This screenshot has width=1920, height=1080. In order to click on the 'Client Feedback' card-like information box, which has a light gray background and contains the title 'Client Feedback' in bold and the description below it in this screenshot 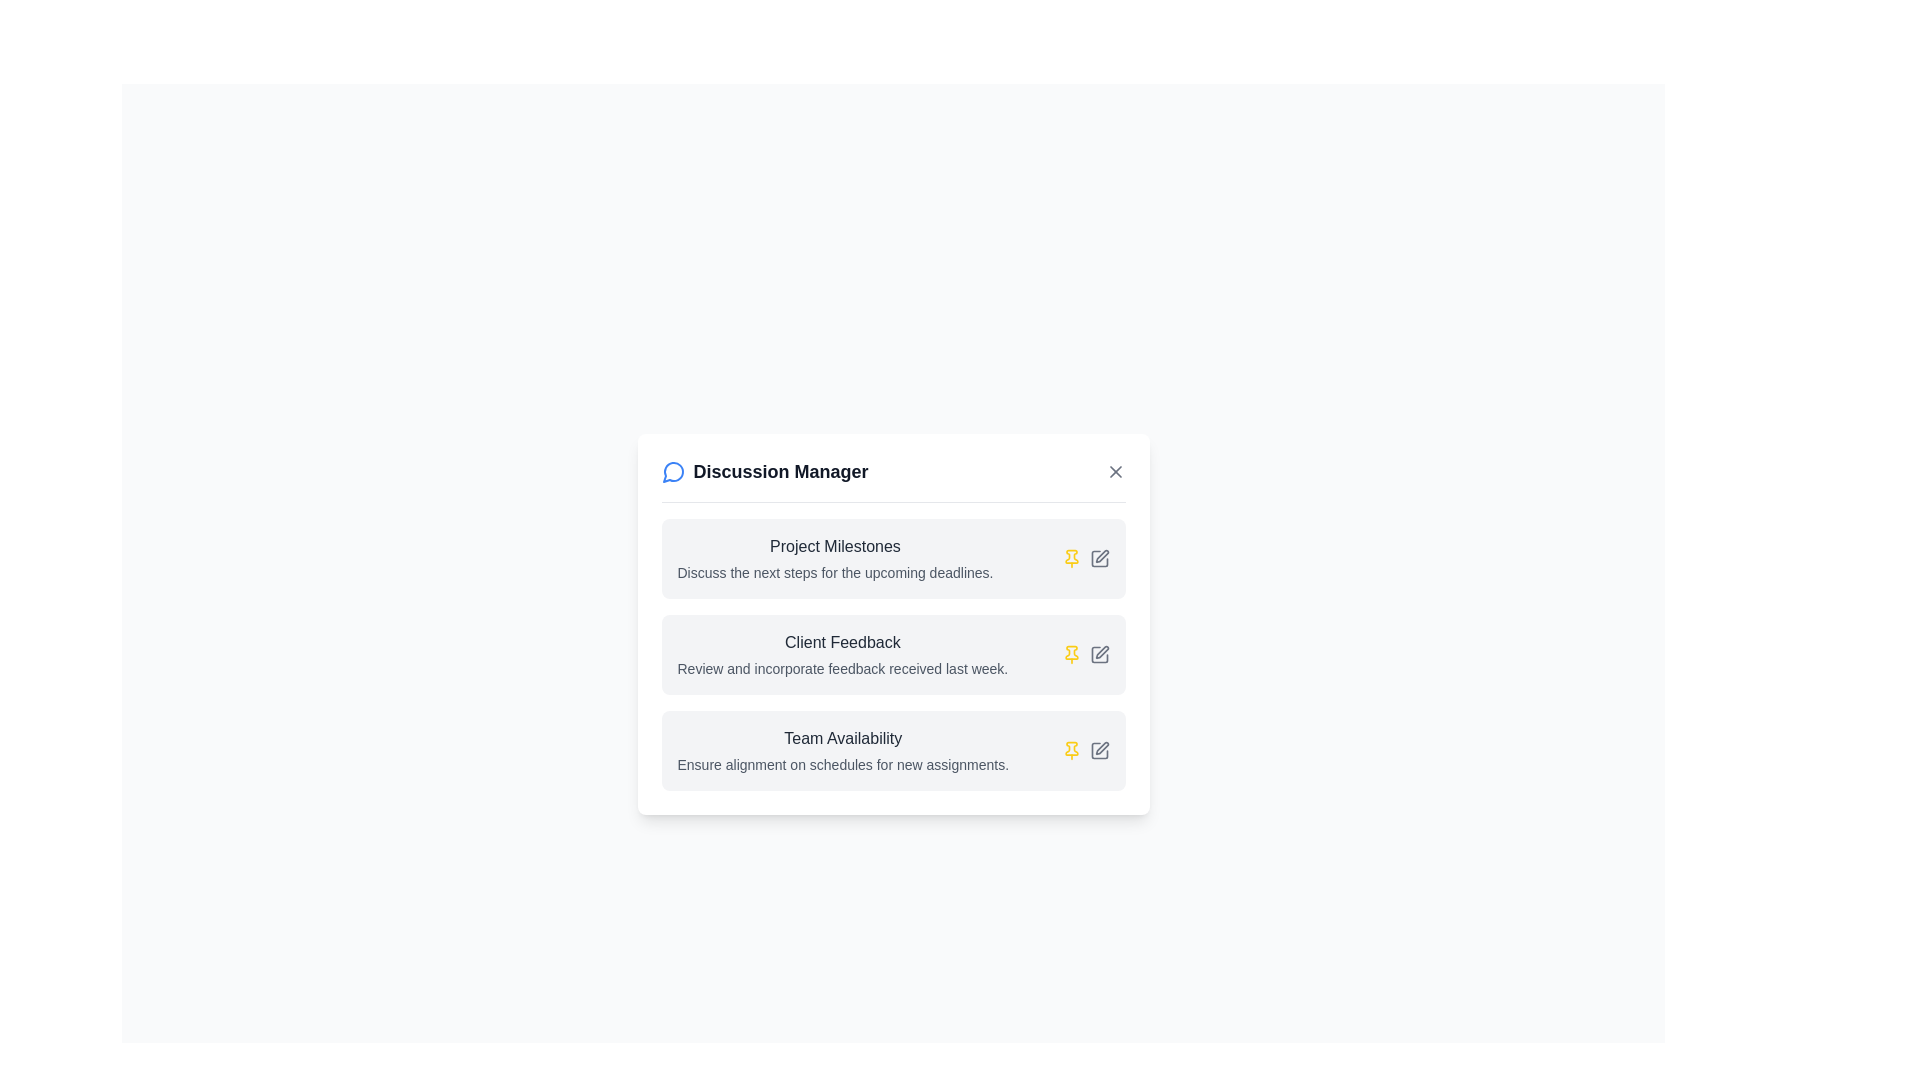, I will do `click(892, 654)`.